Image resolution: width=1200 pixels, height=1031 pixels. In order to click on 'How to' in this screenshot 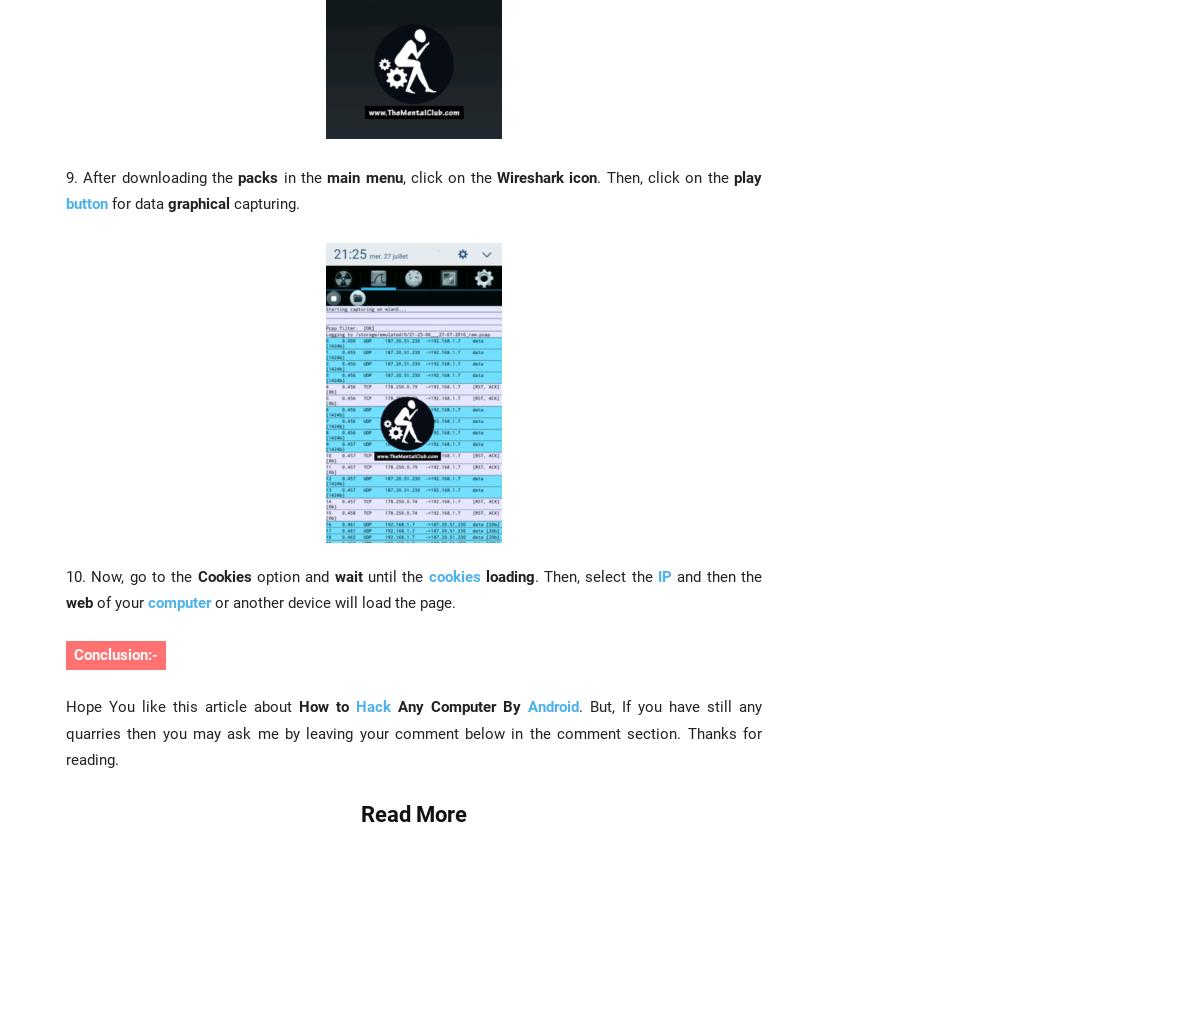, I will do `click(327, 706)`.